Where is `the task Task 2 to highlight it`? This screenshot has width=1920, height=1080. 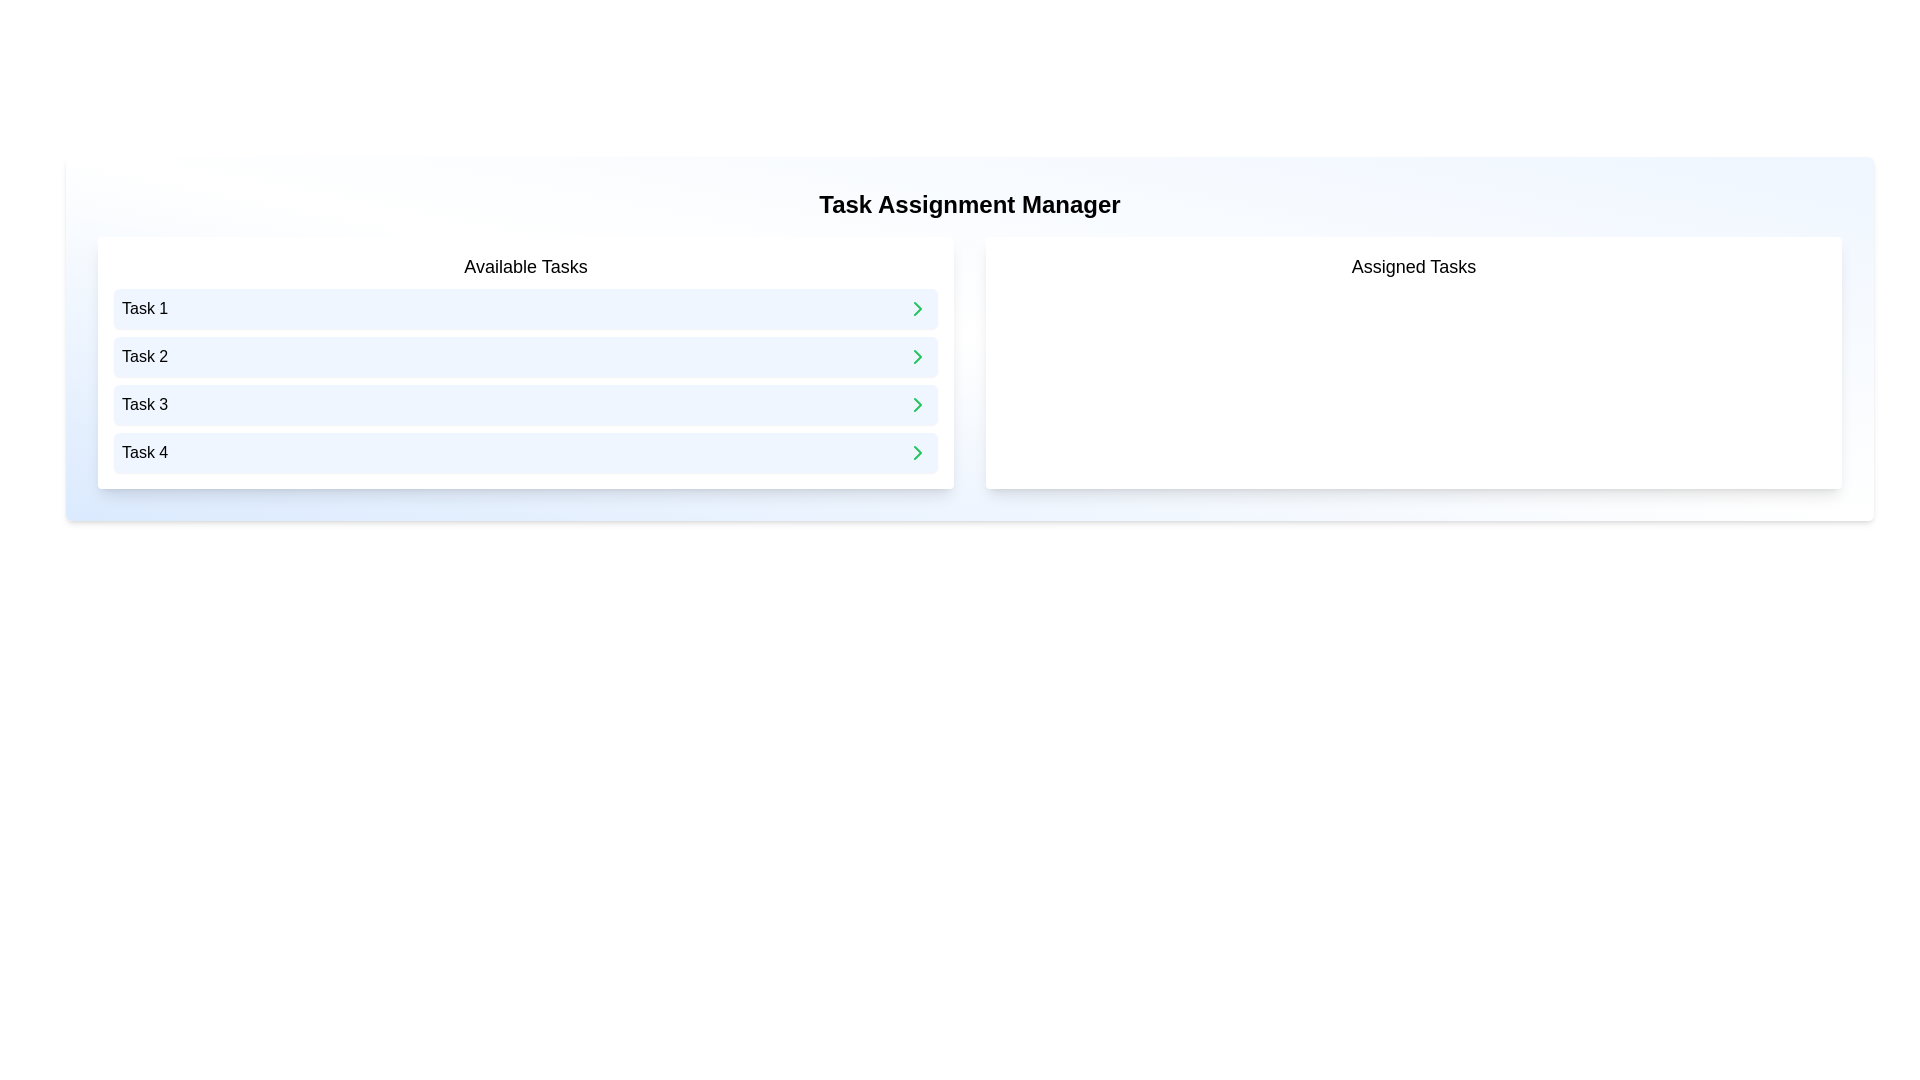 the task Task 2 to highlight it is located at coordinates (526, 356).